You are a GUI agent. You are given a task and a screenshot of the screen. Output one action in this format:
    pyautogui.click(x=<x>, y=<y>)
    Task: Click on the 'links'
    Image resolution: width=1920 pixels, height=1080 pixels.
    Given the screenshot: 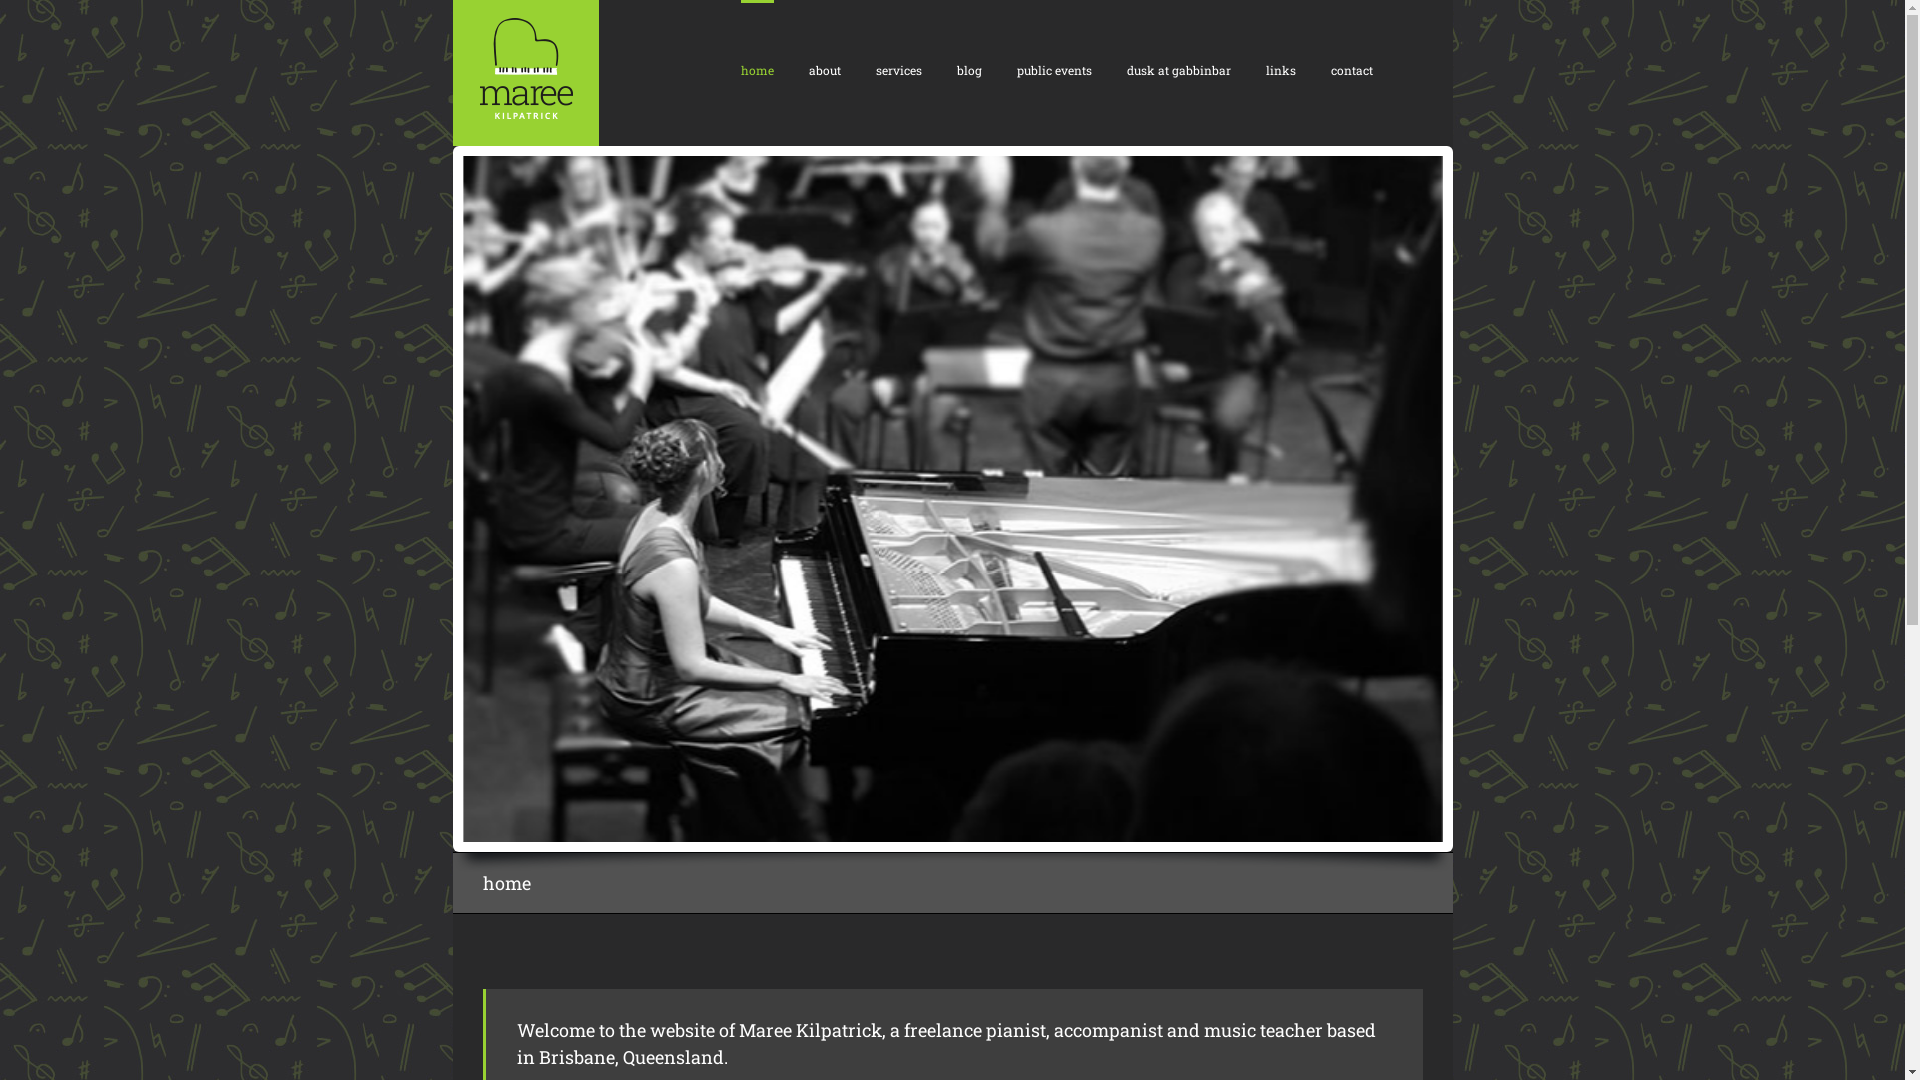 What is the action you would take?
    pyautogui.click(x=1281, y=68)
    